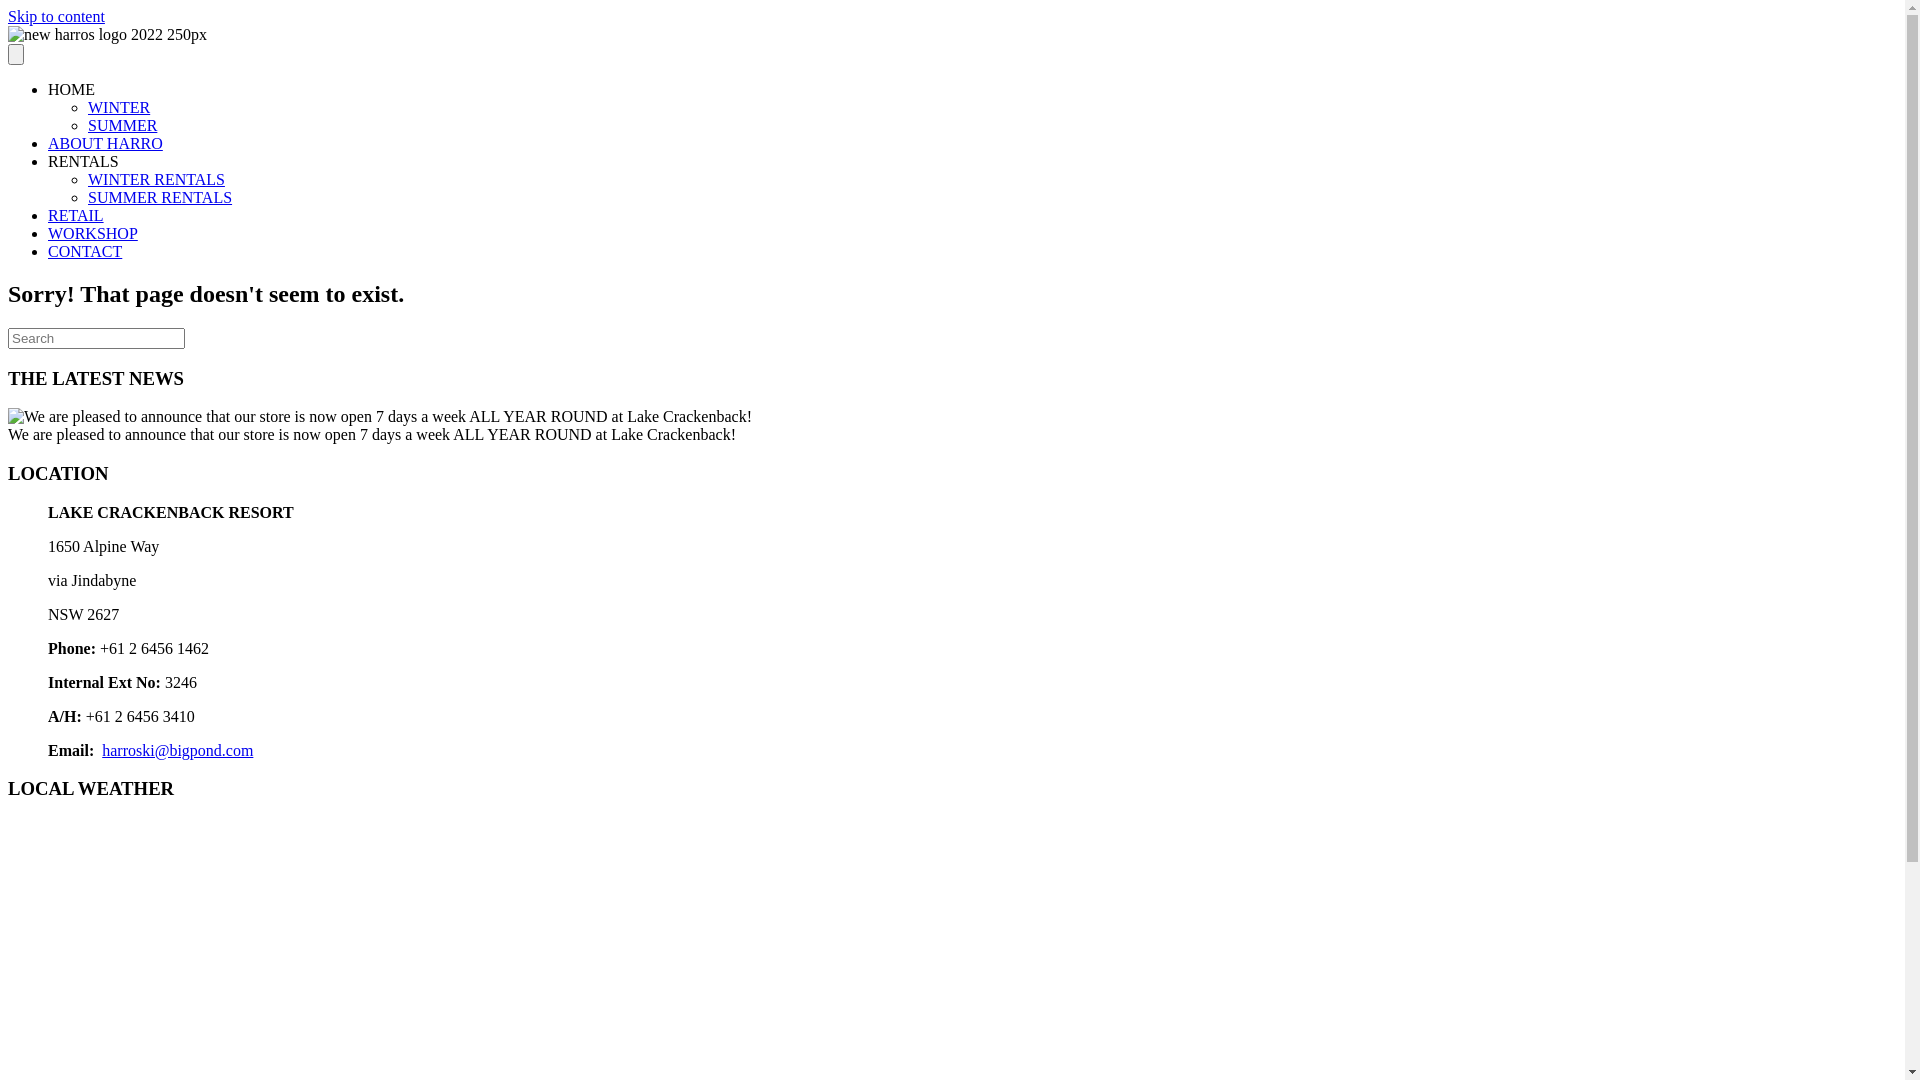 The height and width of the screenshot is (1080, 1920). What do you see at coordinates (71, 88) in the screenshot?
I see `'HOME'` at bounding box center [71, 88].